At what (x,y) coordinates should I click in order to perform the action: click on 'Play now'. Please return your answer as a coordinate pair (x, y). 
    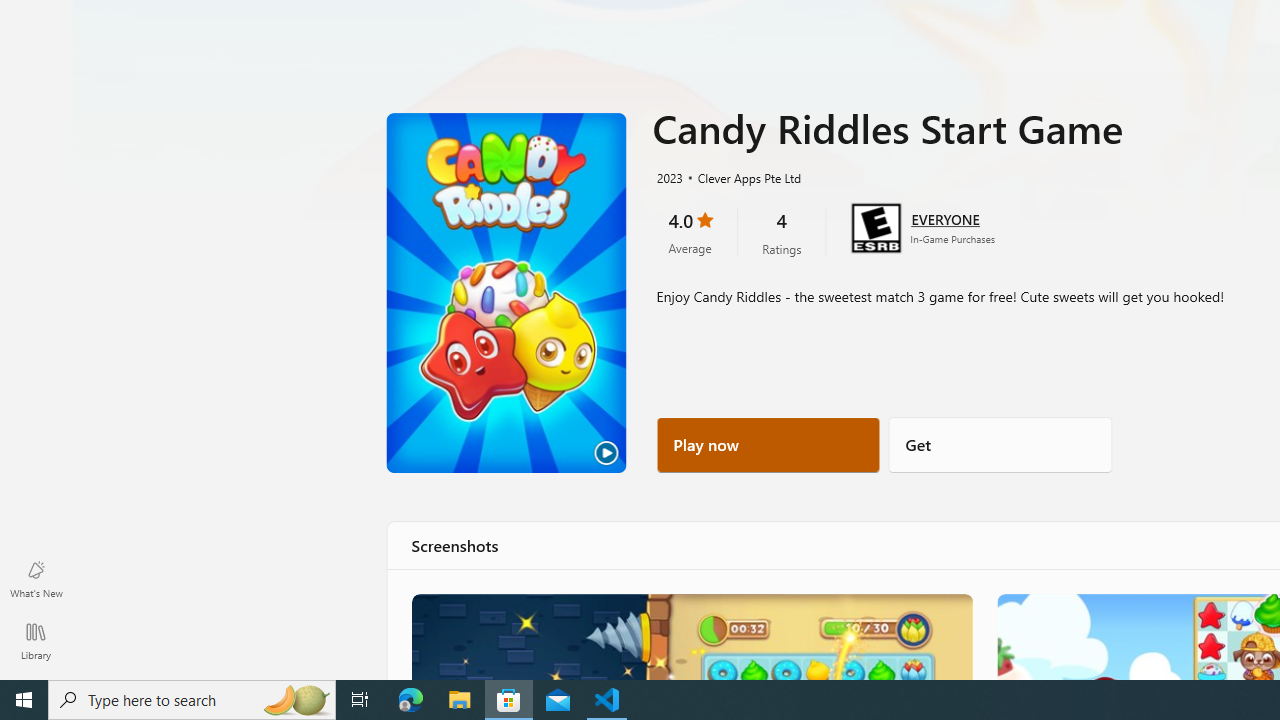
    Looking at the image, I should click on (767, 443).